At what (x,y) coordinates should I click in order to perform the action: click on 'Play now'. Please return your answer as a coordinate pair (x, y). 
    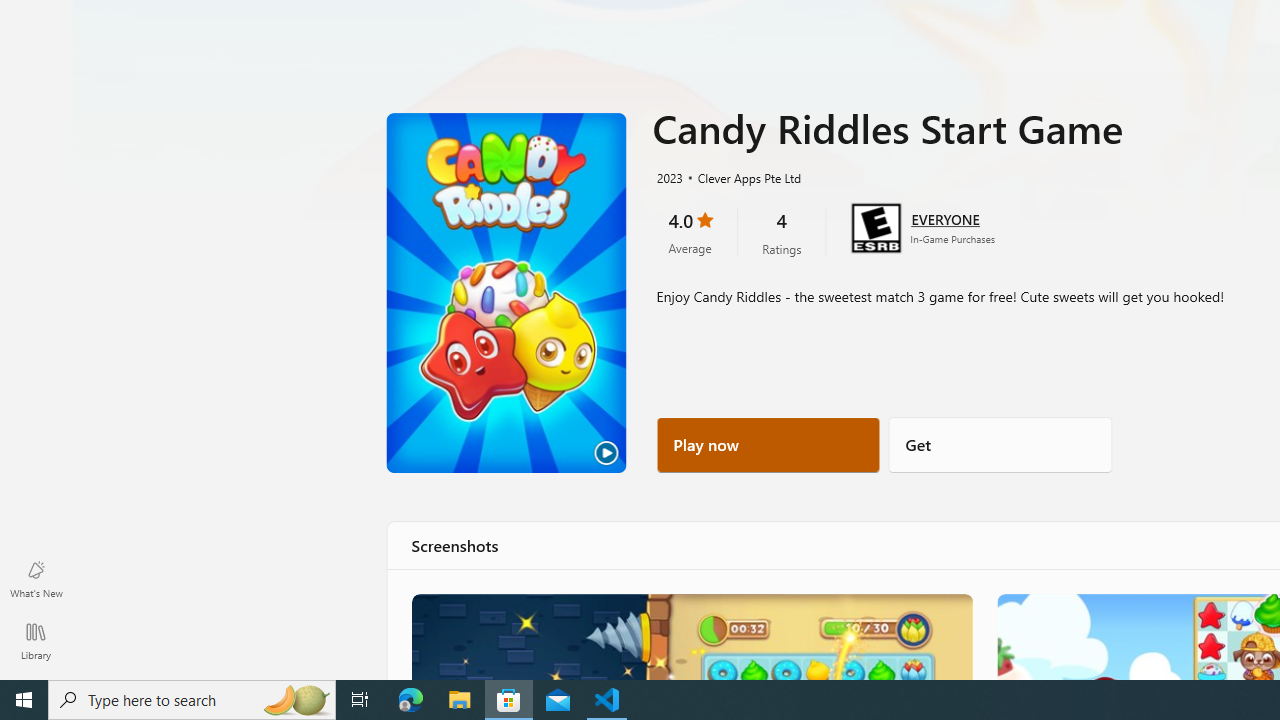
    Looking at the image, I should click on (767, 443).